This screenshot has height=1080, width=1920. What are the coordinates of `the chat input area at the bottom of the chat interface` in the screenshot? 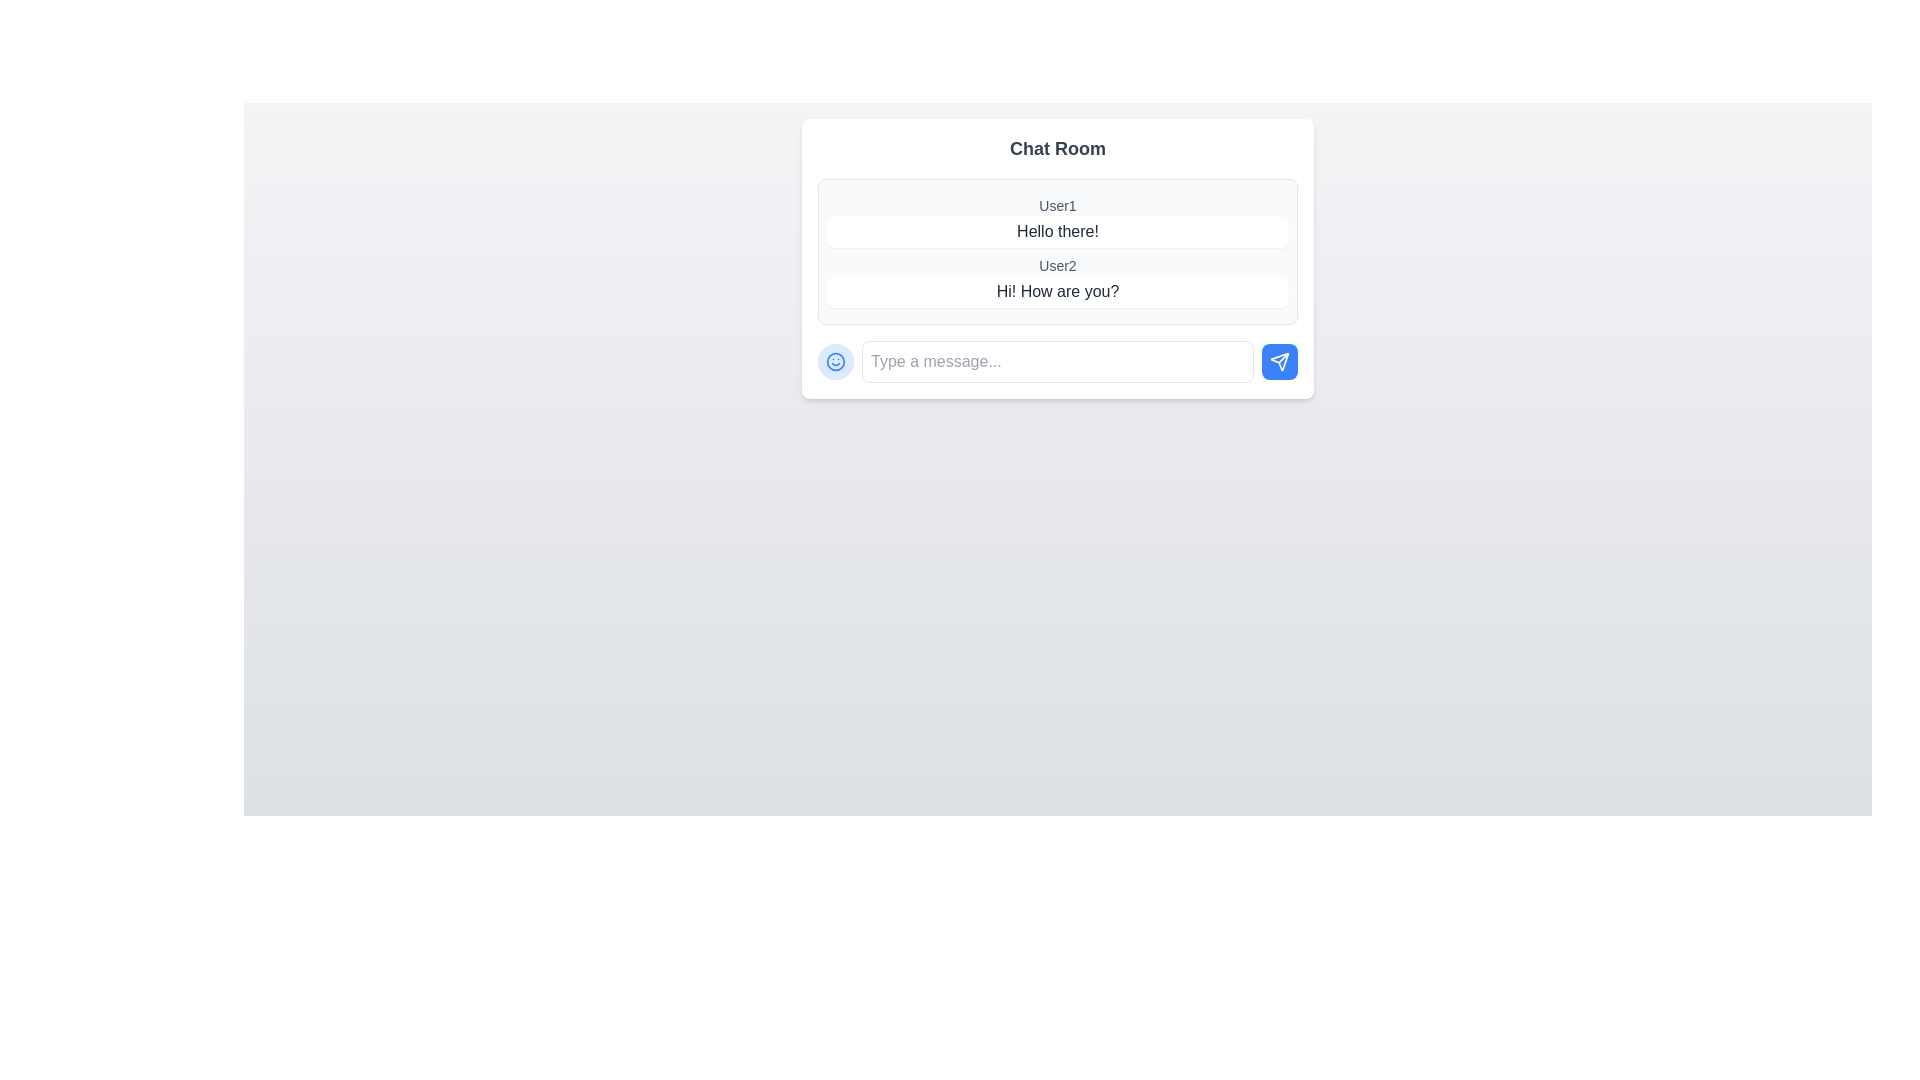 It's located at (1056, 362).